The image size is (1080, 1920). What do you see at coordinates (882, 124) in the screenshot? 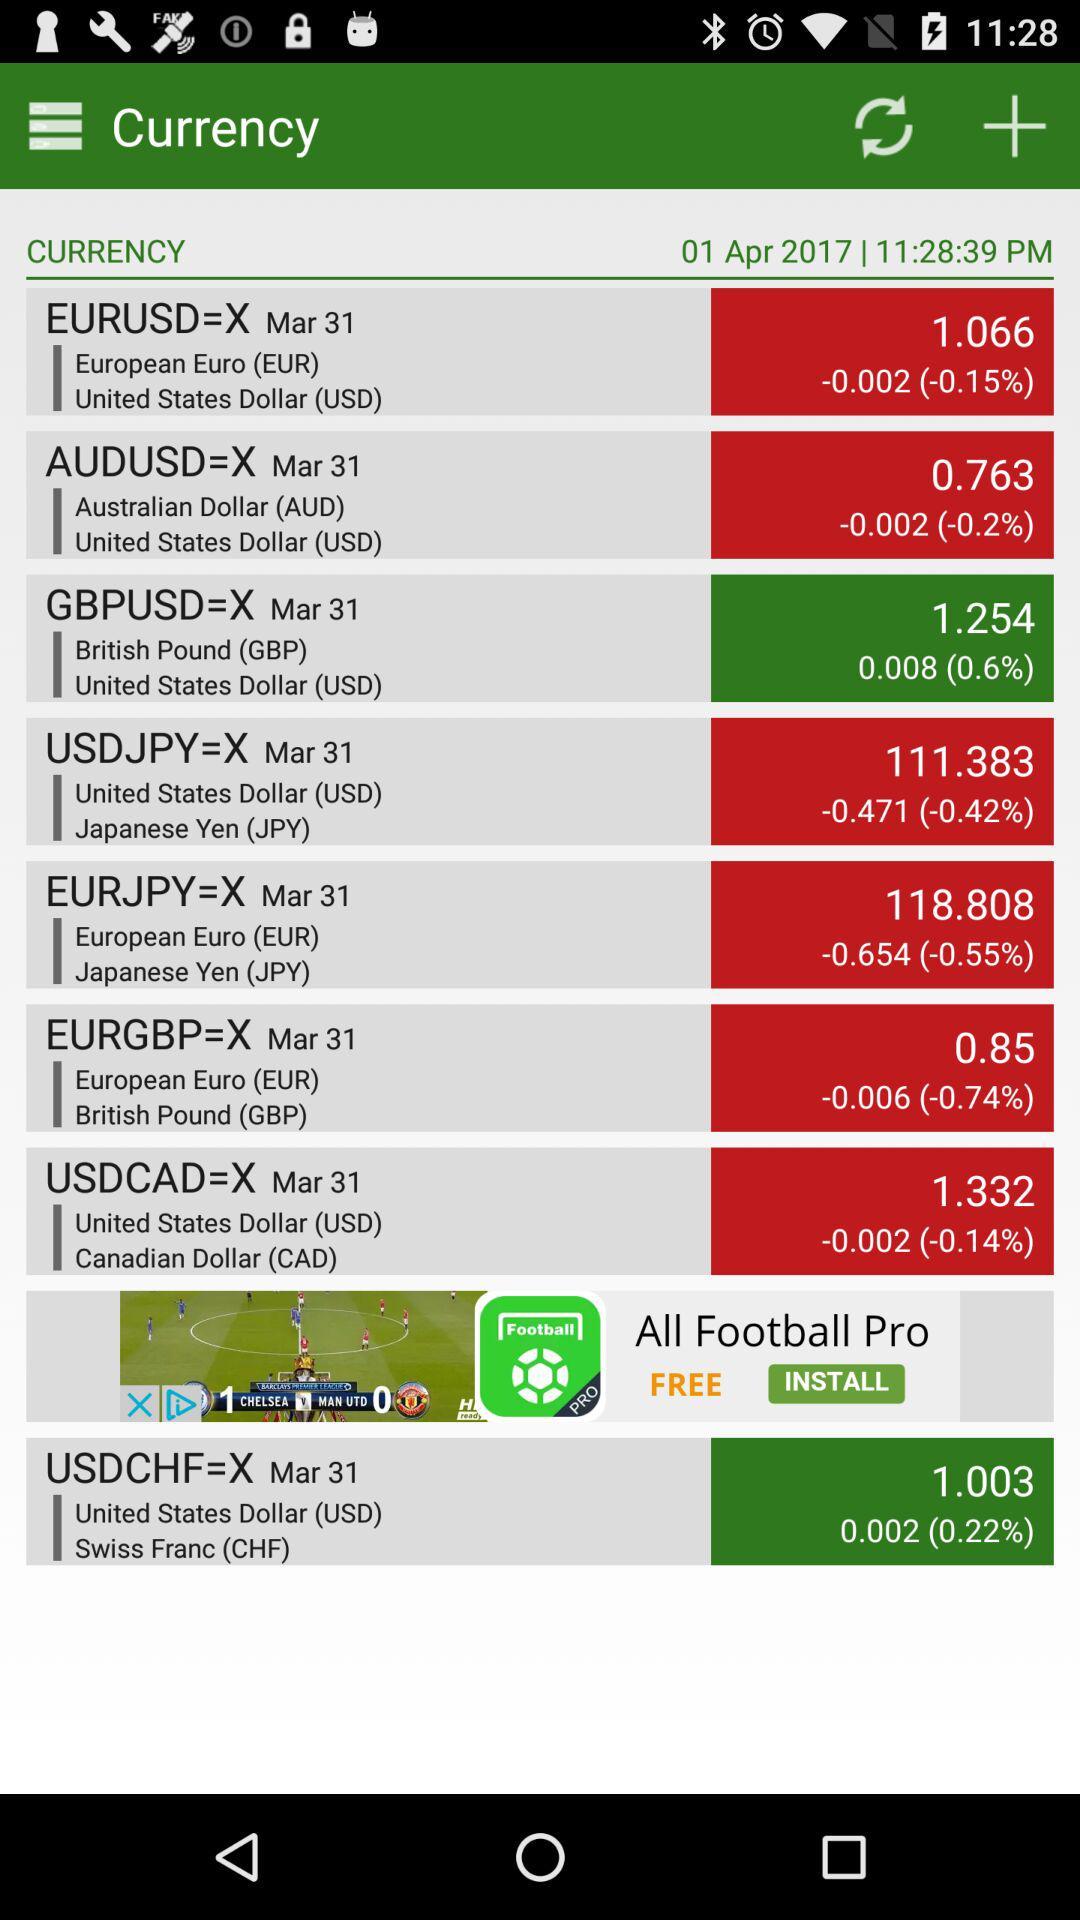
I see `refresh` at bounding box center [882, 124].